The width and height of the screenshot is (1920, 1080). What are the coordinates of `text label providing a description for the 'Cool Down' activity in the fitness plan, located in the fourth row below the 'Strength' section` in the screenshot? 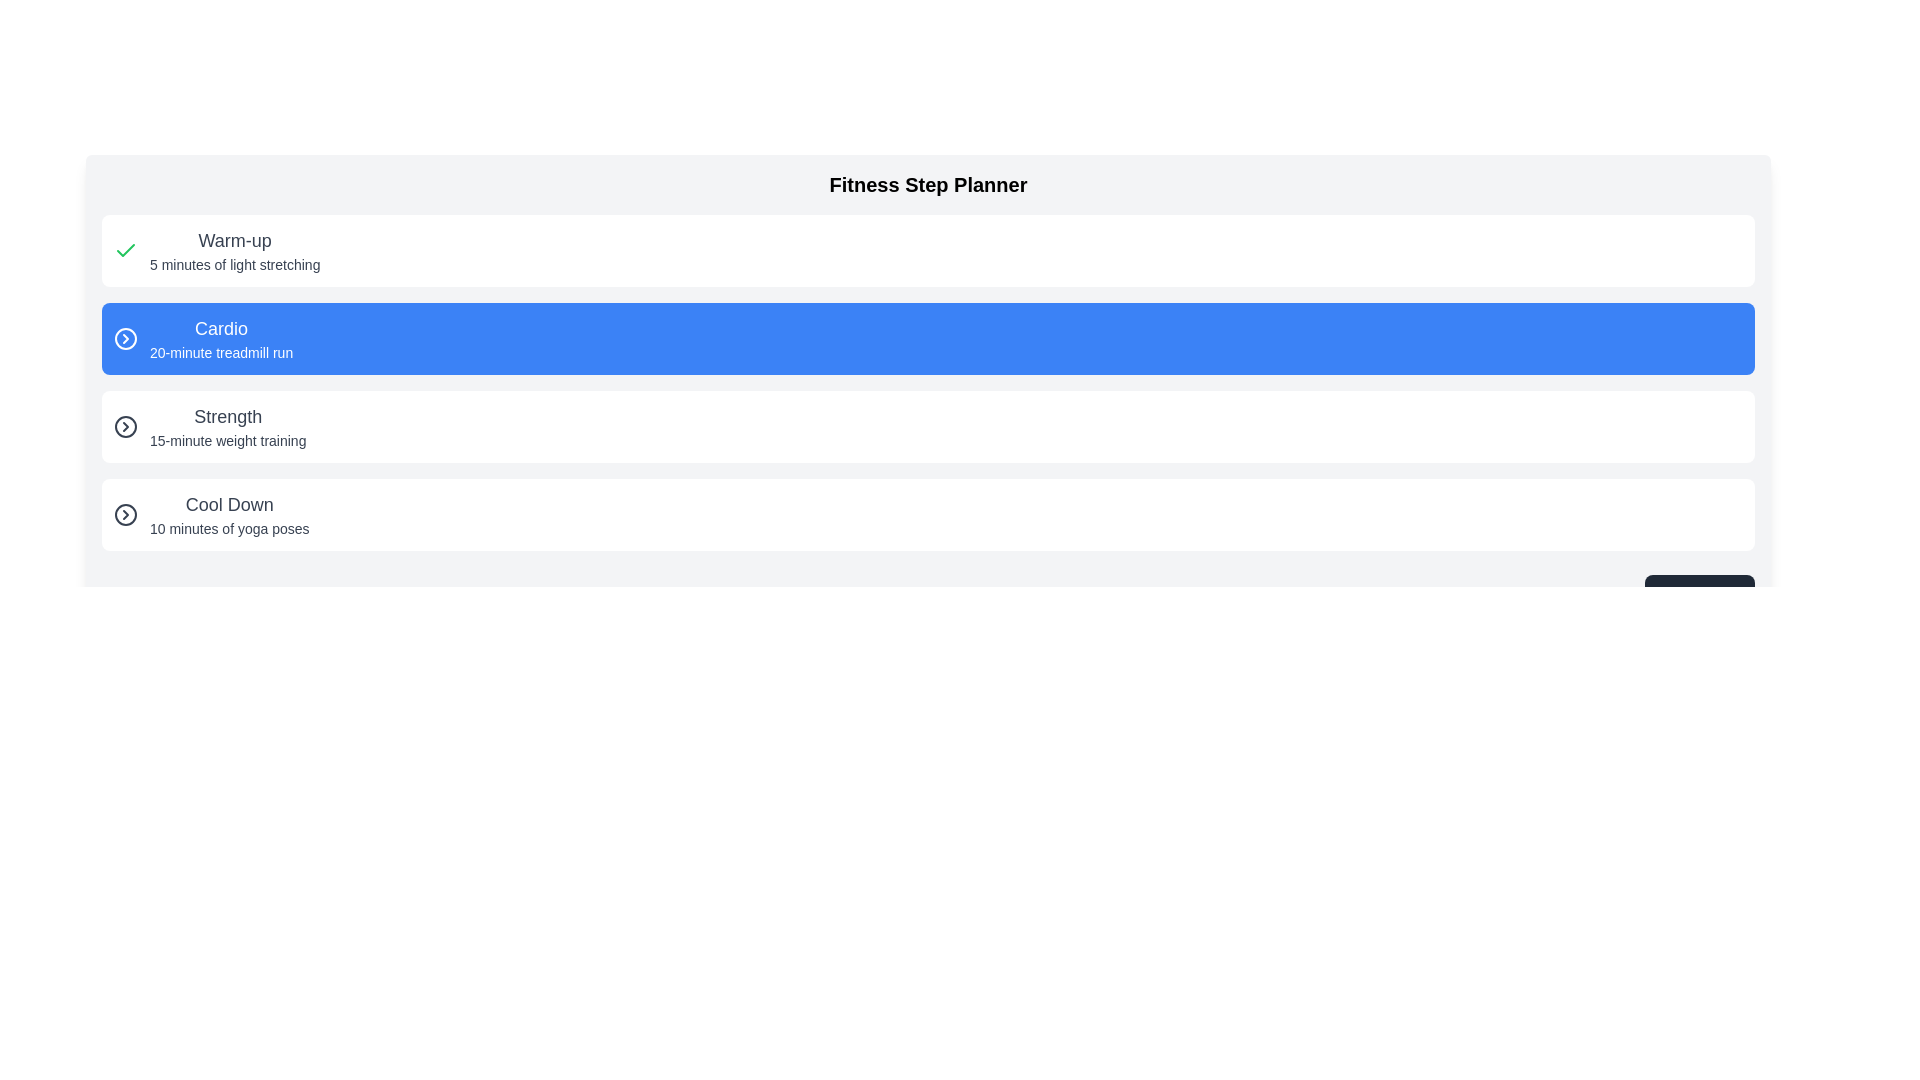 It's located at (229, 514).